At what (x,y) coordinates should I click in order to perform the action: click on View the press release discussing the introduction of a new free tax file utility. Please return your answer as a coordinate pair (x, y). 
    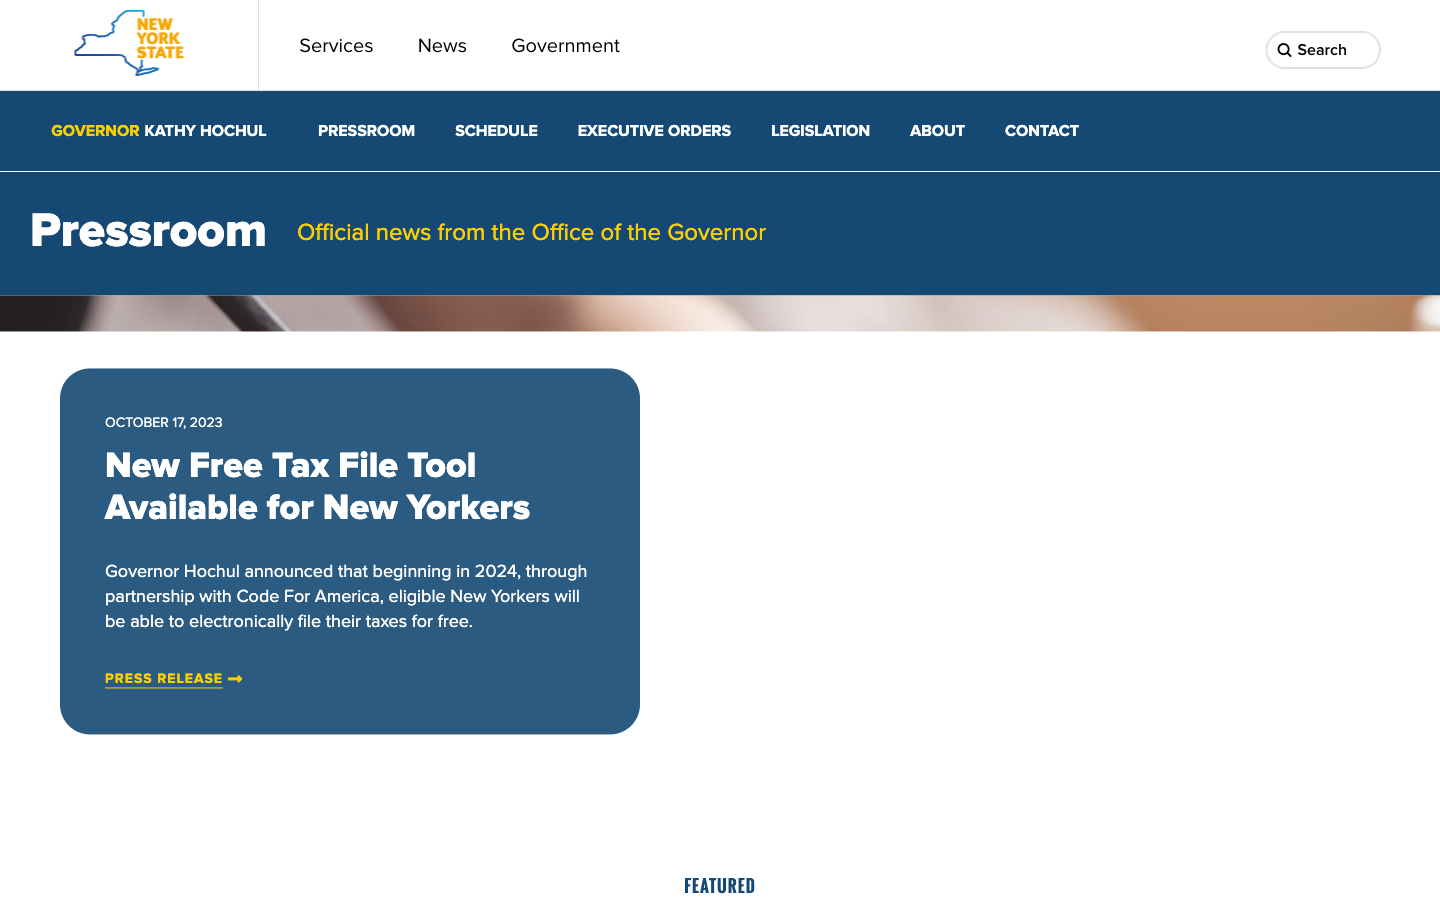
    Looking at the image, I should click on (163, 678).